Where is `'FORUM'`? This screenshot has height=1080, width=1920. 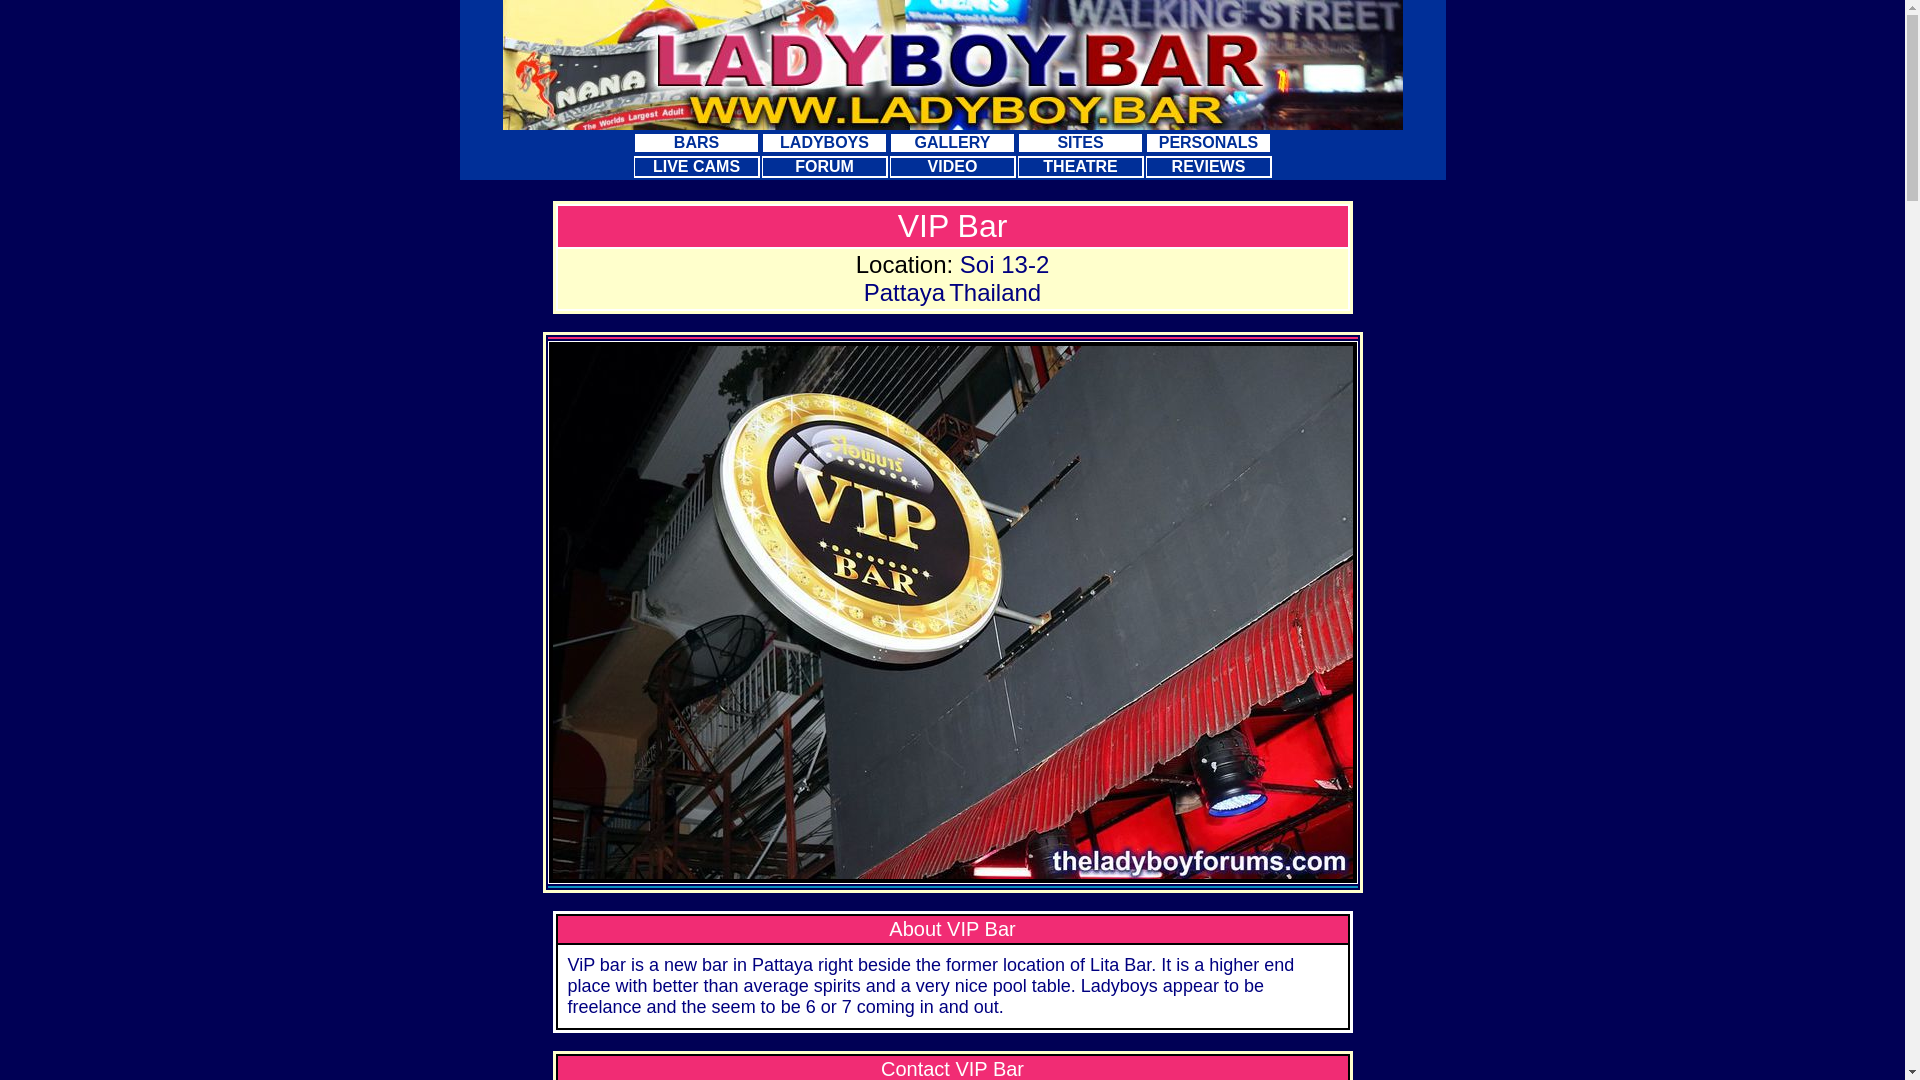
'FORUM' is located at coordinates (824, 165).